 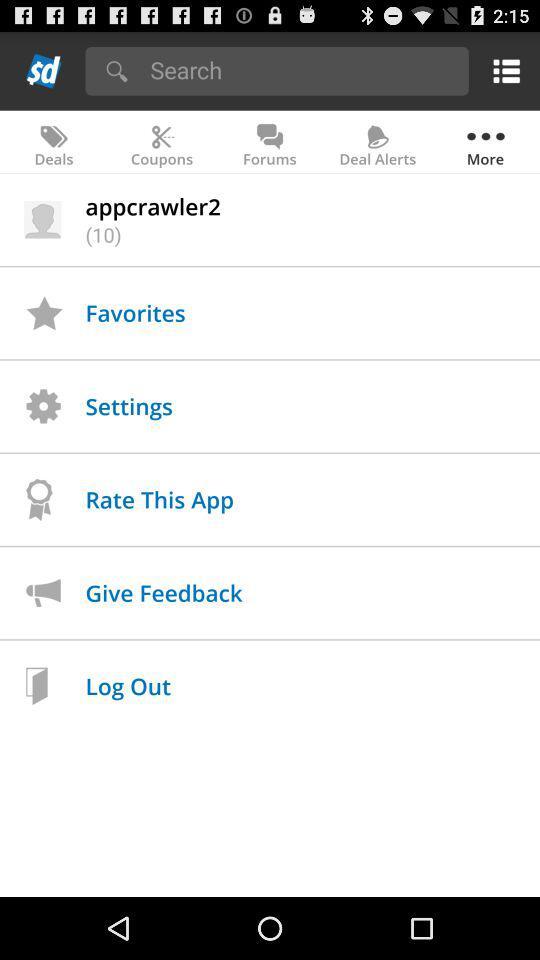 What do you see at coordinates (302, 69) in the screenshot?
I see `search the product you need` at bounding box center [302, 69].